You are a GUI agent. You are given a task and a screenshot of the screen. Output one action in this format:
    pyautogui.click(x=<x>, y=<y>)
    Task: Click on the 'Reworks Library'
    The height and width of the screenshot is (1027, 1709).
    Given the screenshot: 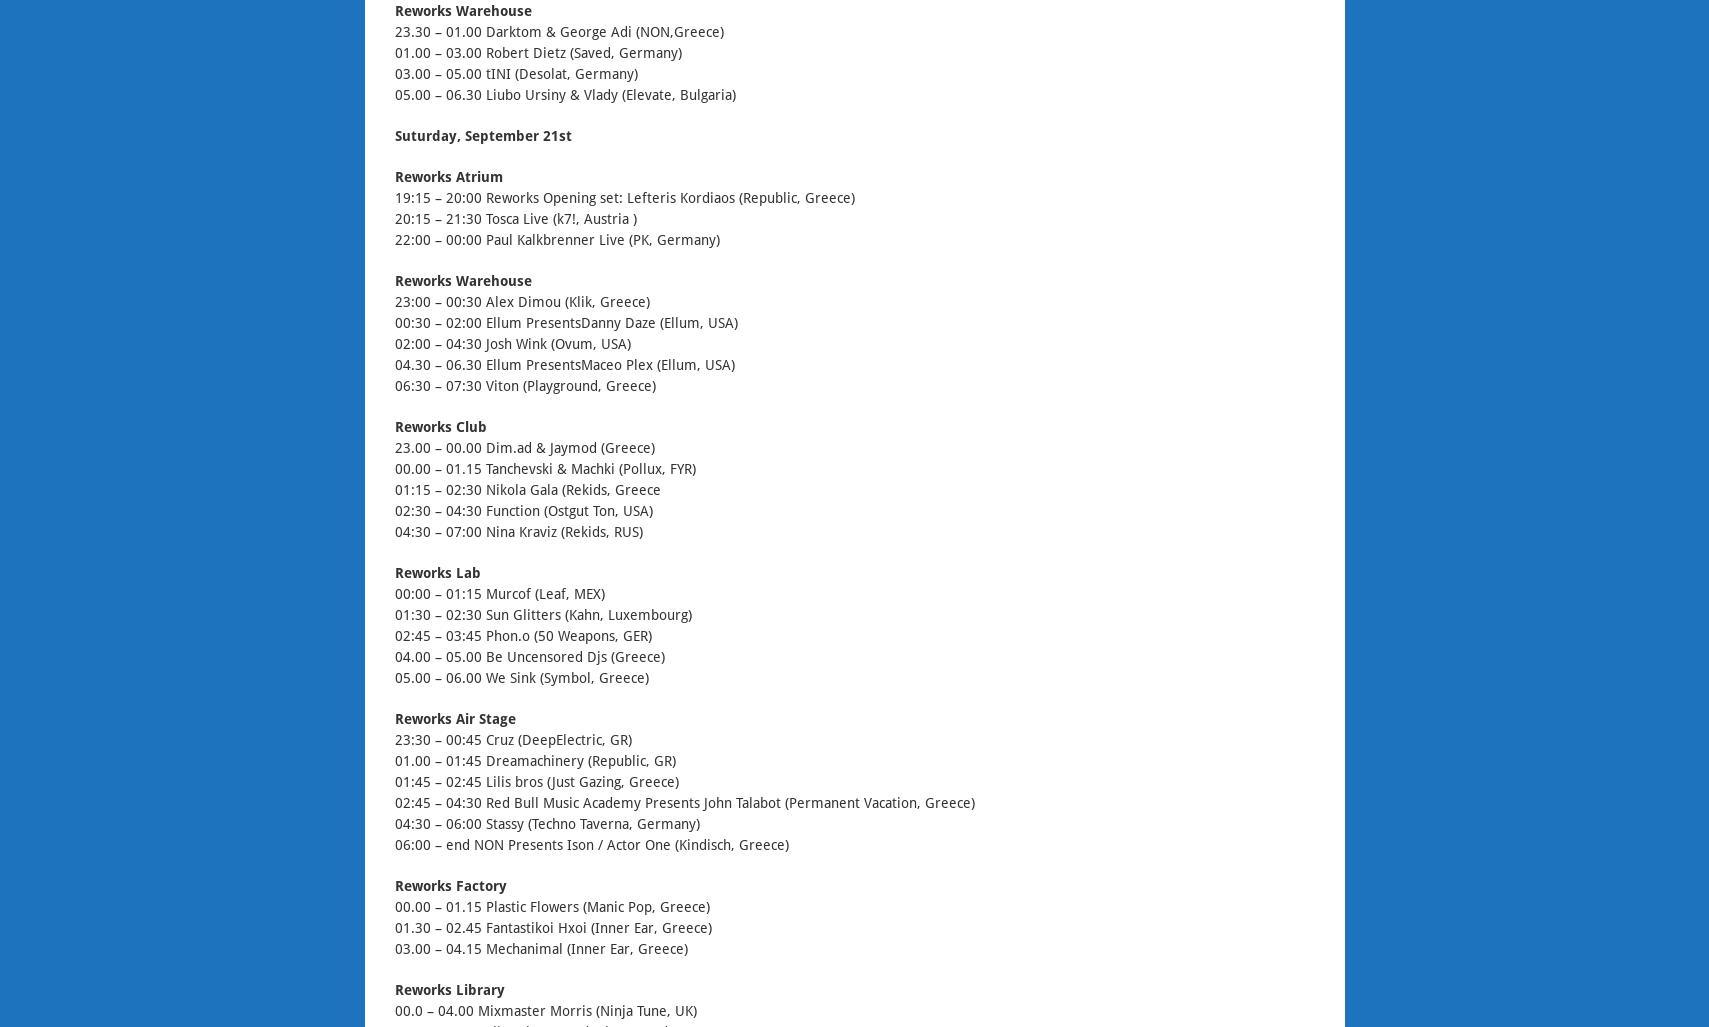 What is the action you would take?
    pyautogui.click(x=450, y=988)
    